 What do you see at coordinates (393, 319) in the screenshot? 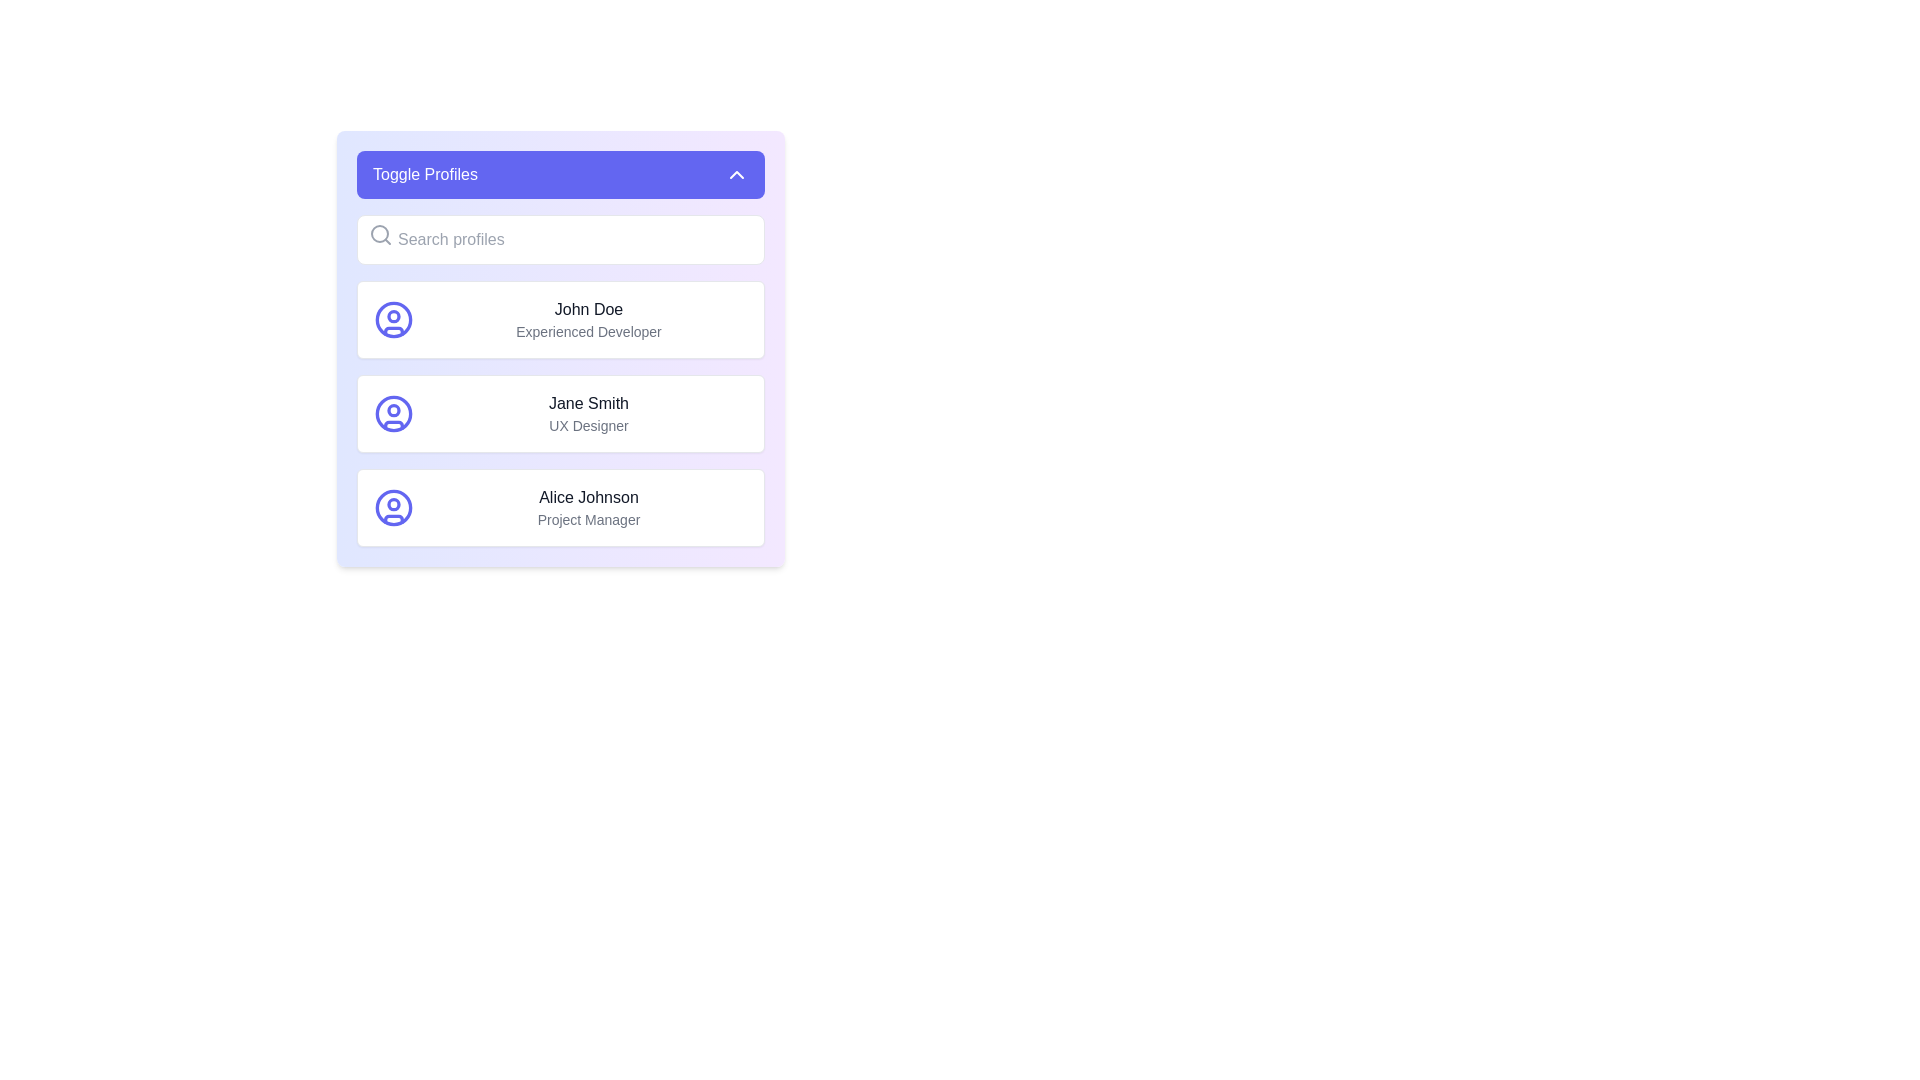
I see `the profile icon represented by a blue stroked SVG circle graphic next to the name 'John Doe' in the user profiles listing interface` at bounding box center [393, 319].